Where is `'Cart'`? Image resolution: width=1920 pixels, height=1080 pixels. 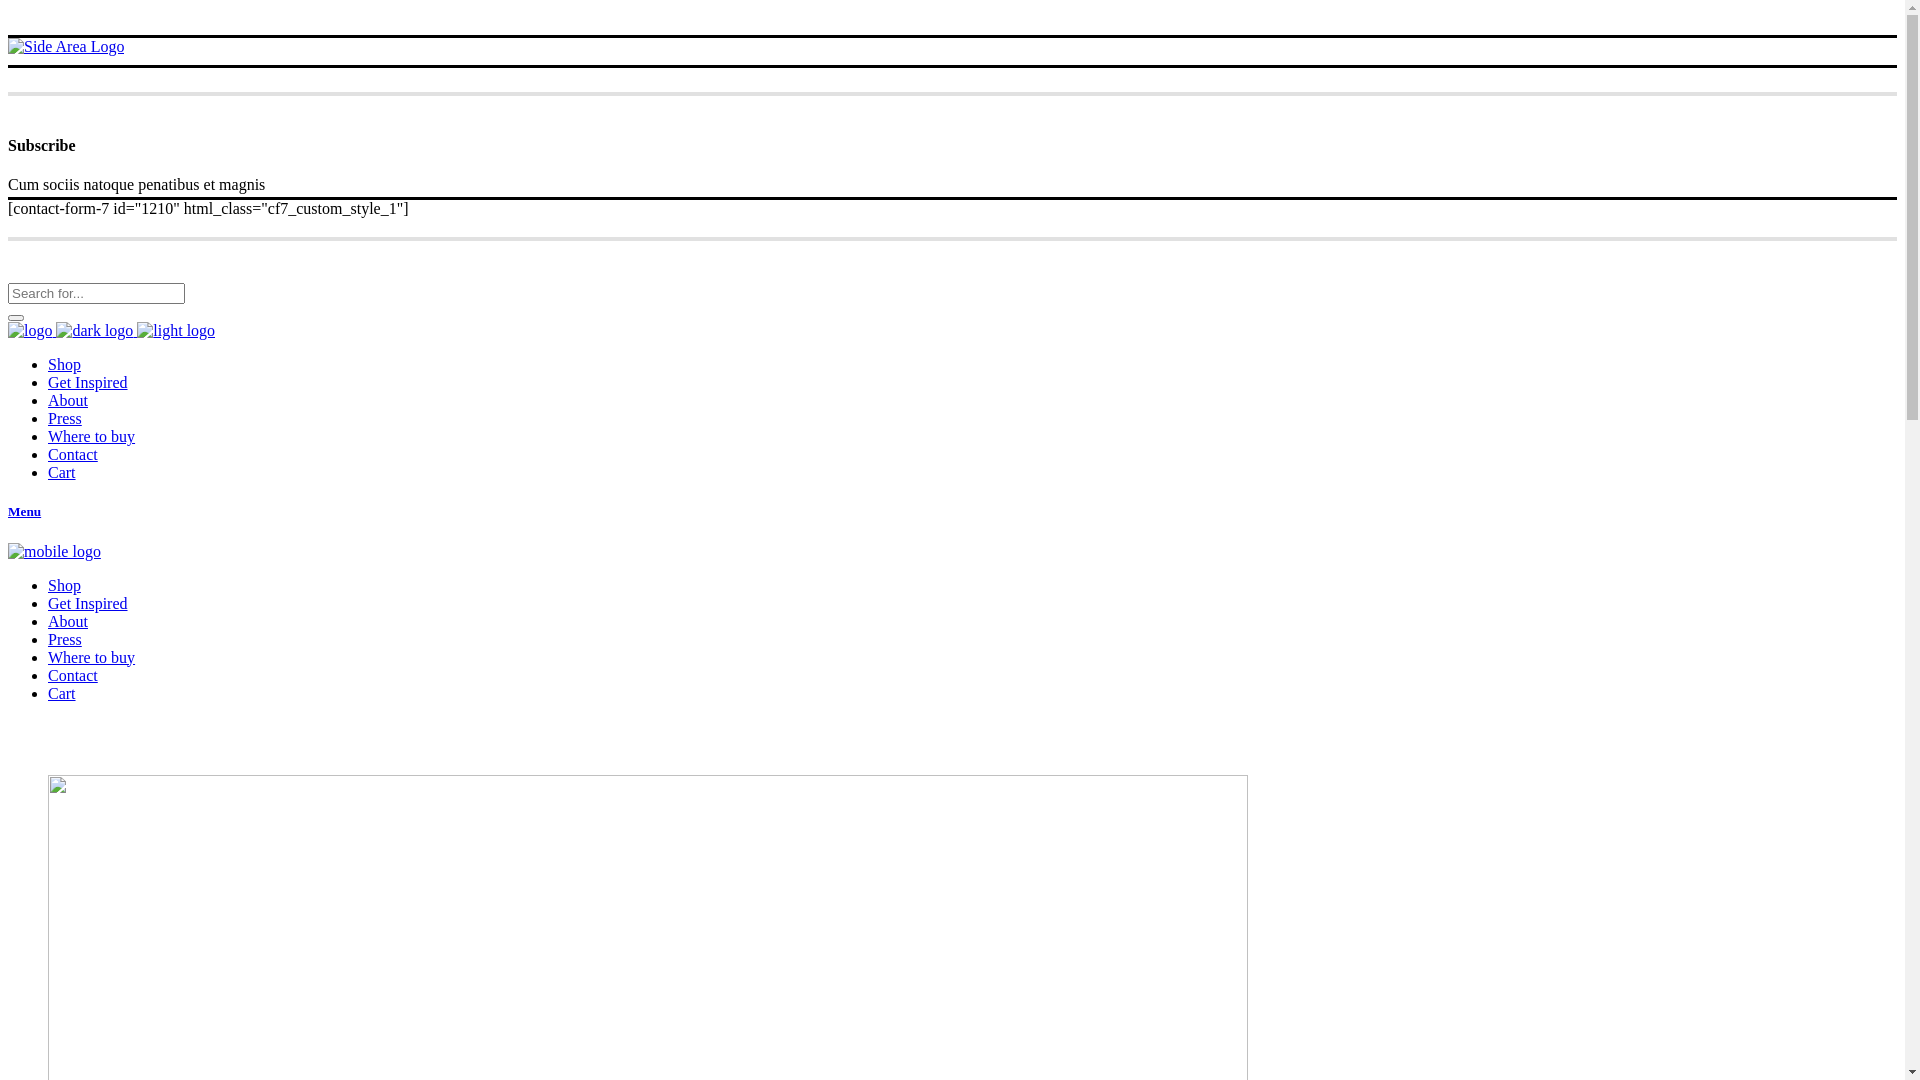 'Cart' is located at coordinates (62, 472).